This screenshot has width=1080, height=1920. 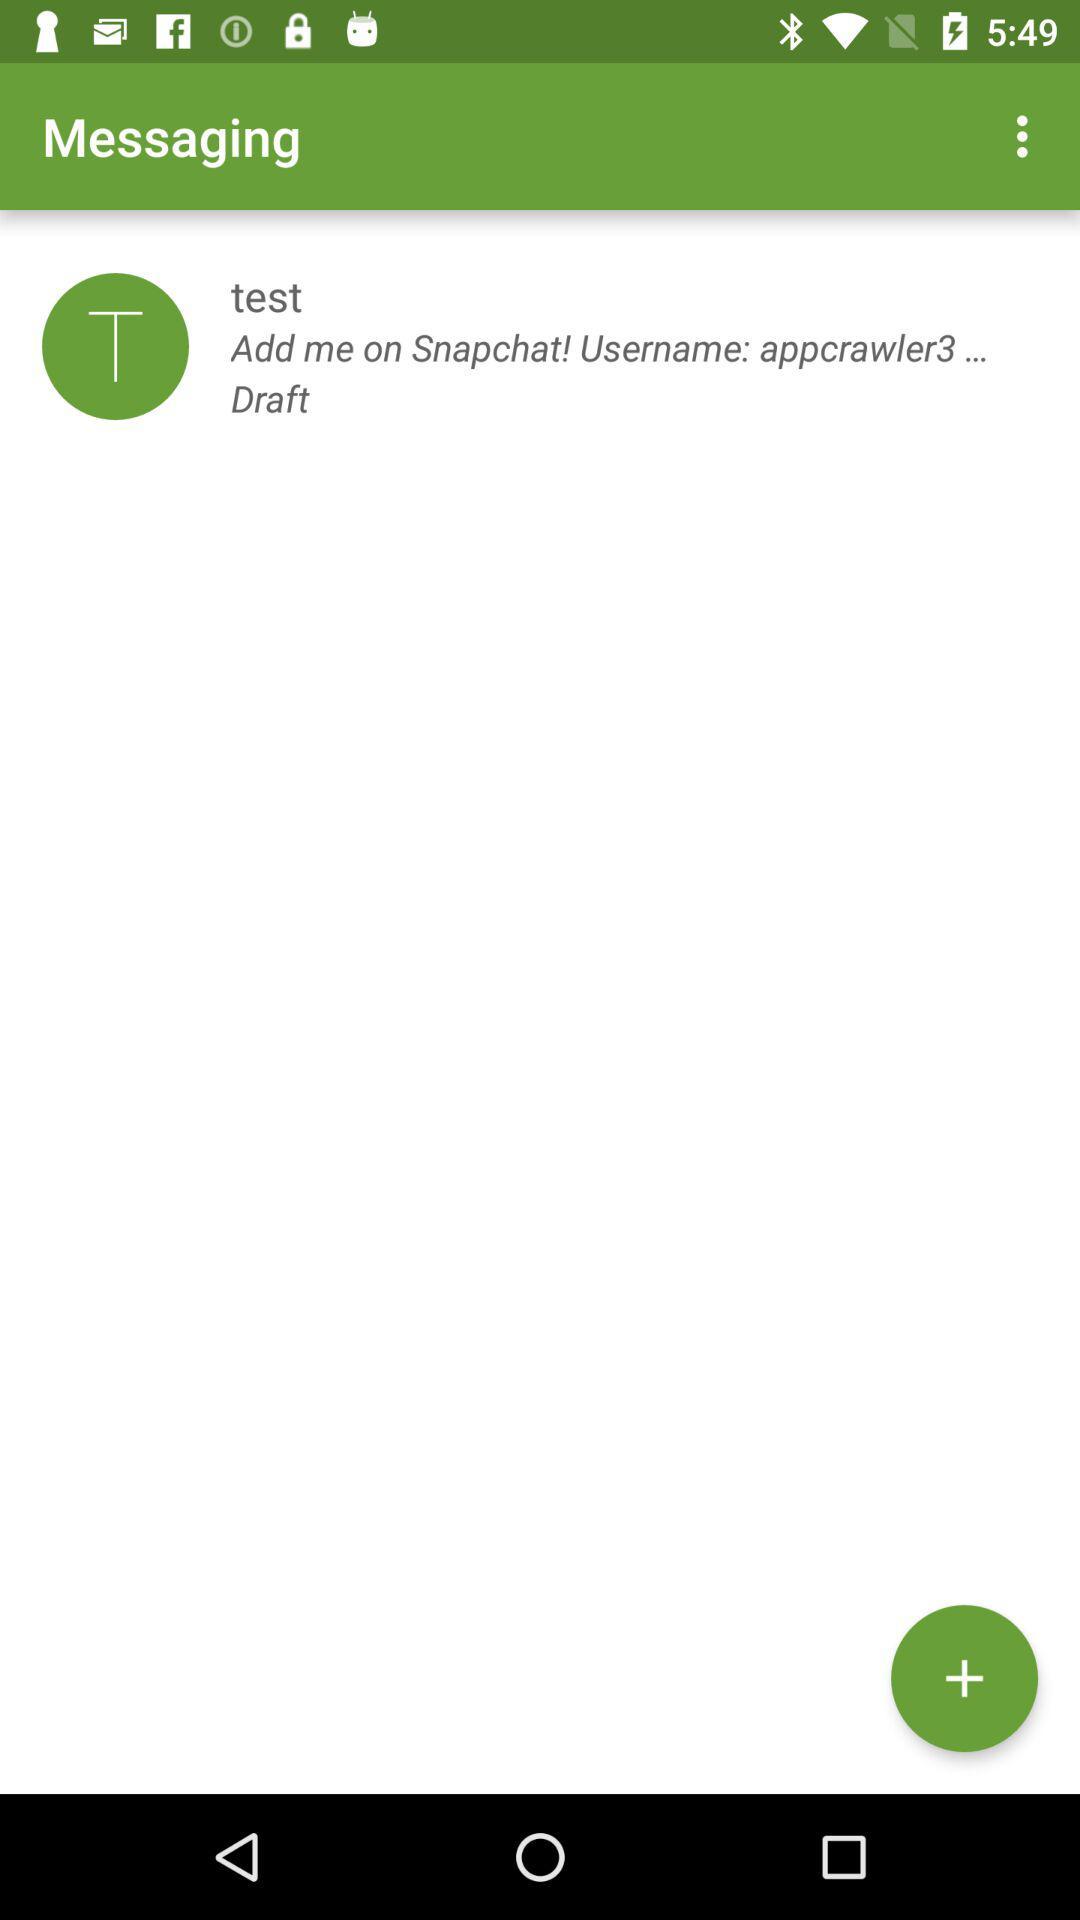 I want to click on item below the add me on, so click(x=963, y=1678).